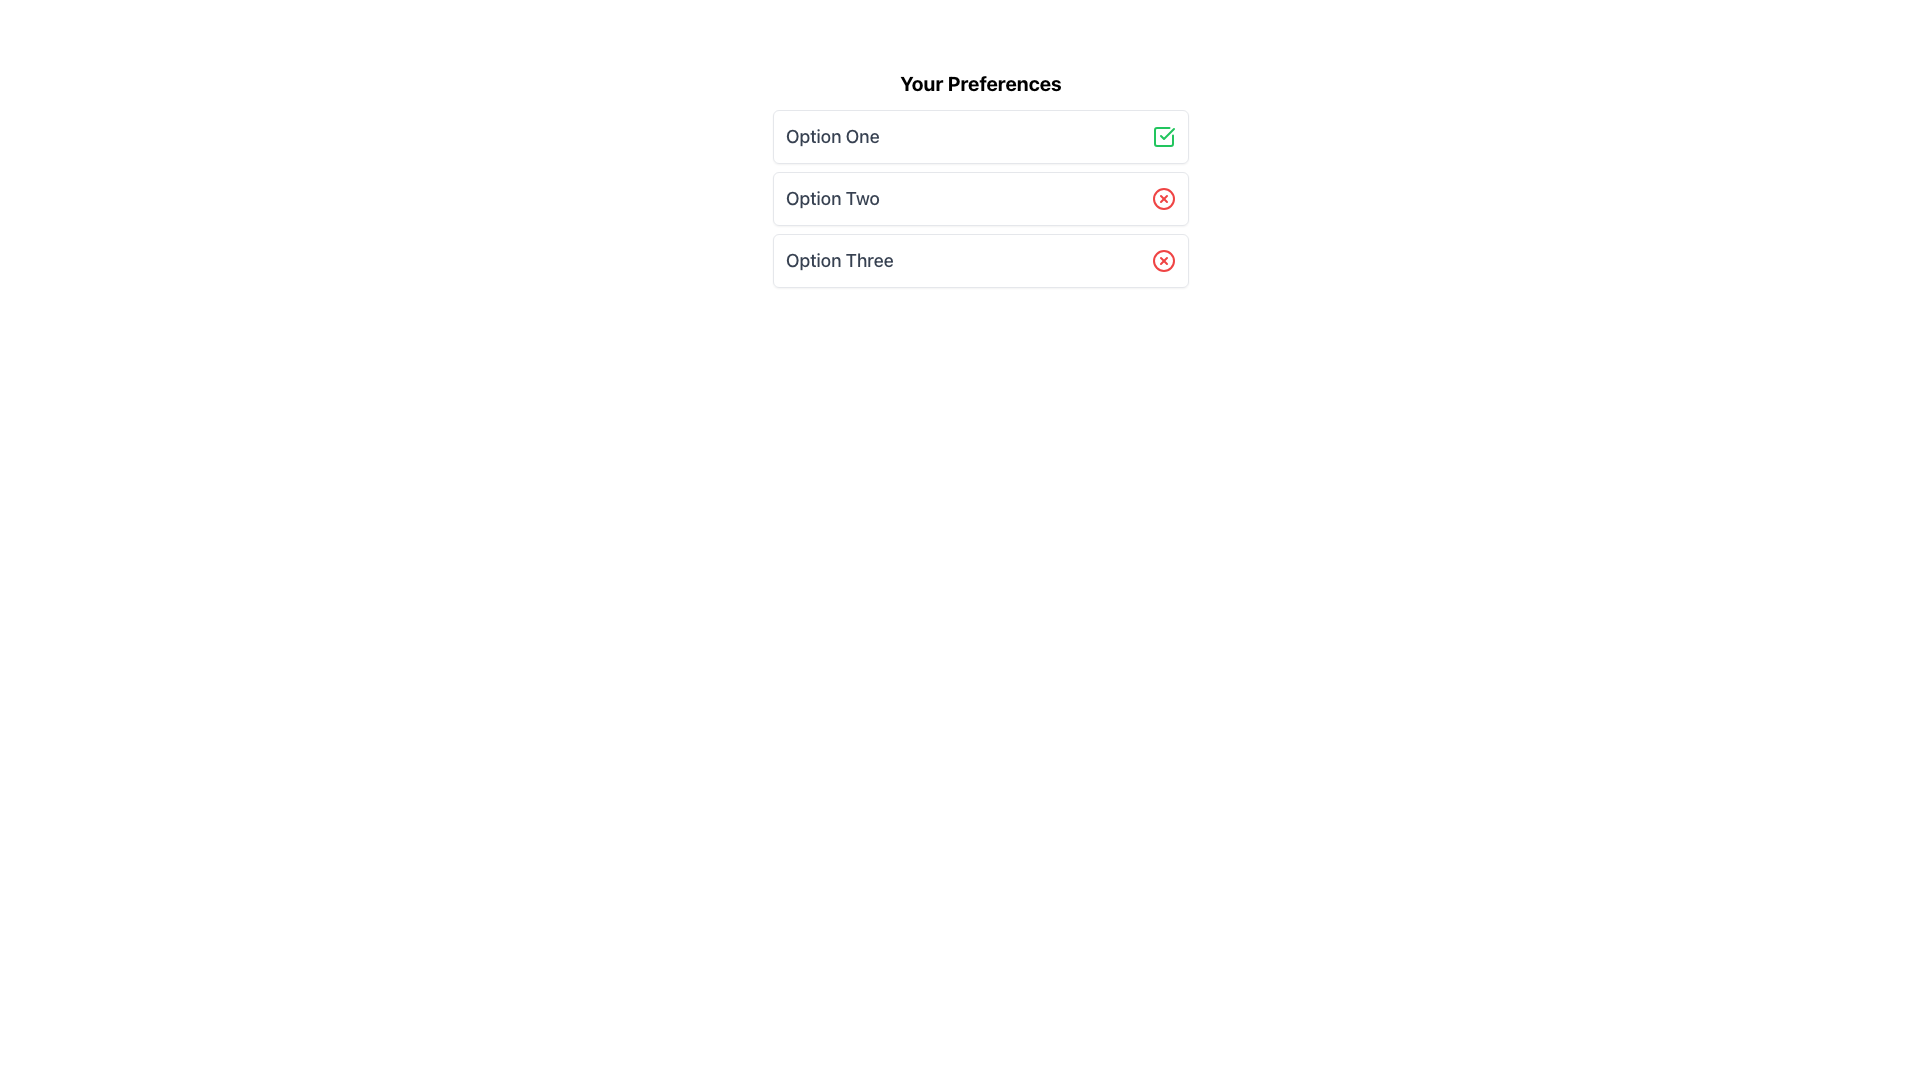  I want to click on the static text label indicating the first option in the list of selectable preferences under 'Your Preferences', so click(832, 136).